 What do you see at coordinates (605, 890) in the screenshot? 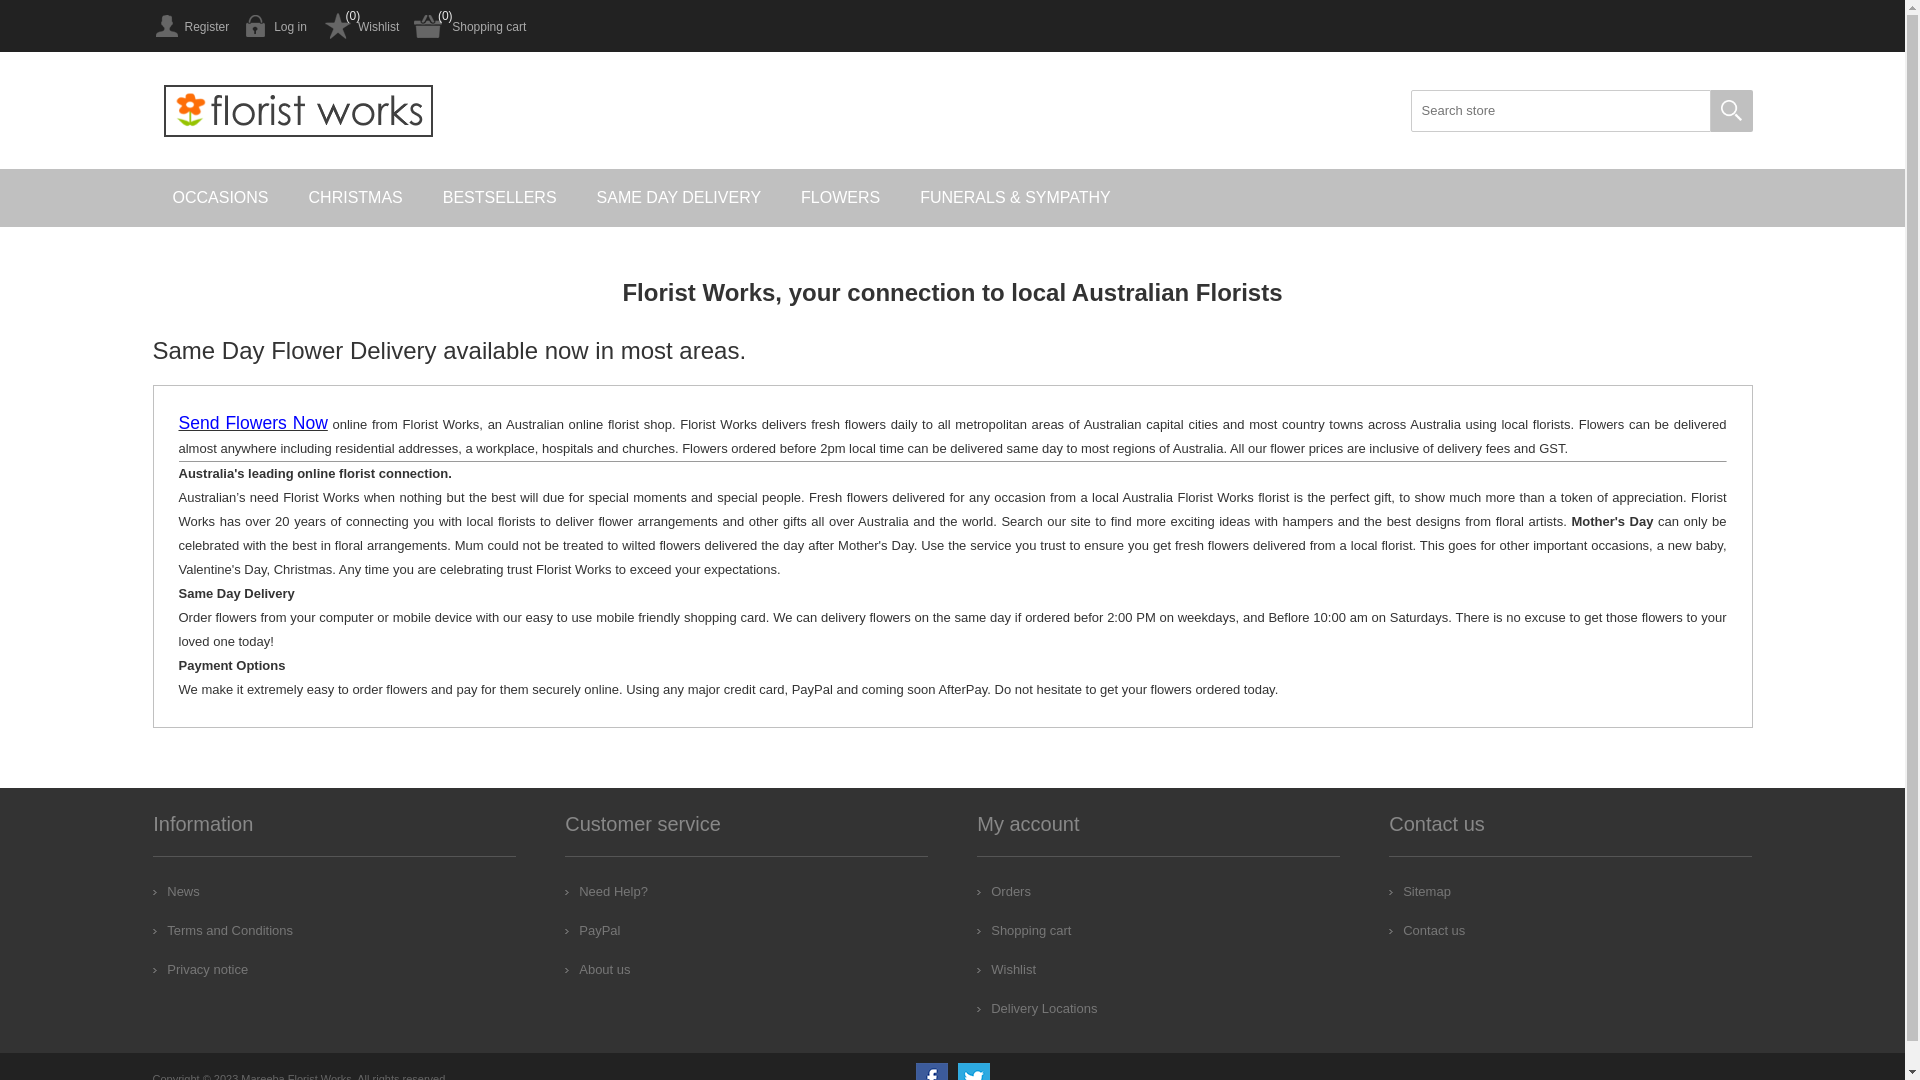
I see `'Need Help?'` at bounding box center [605, 890].